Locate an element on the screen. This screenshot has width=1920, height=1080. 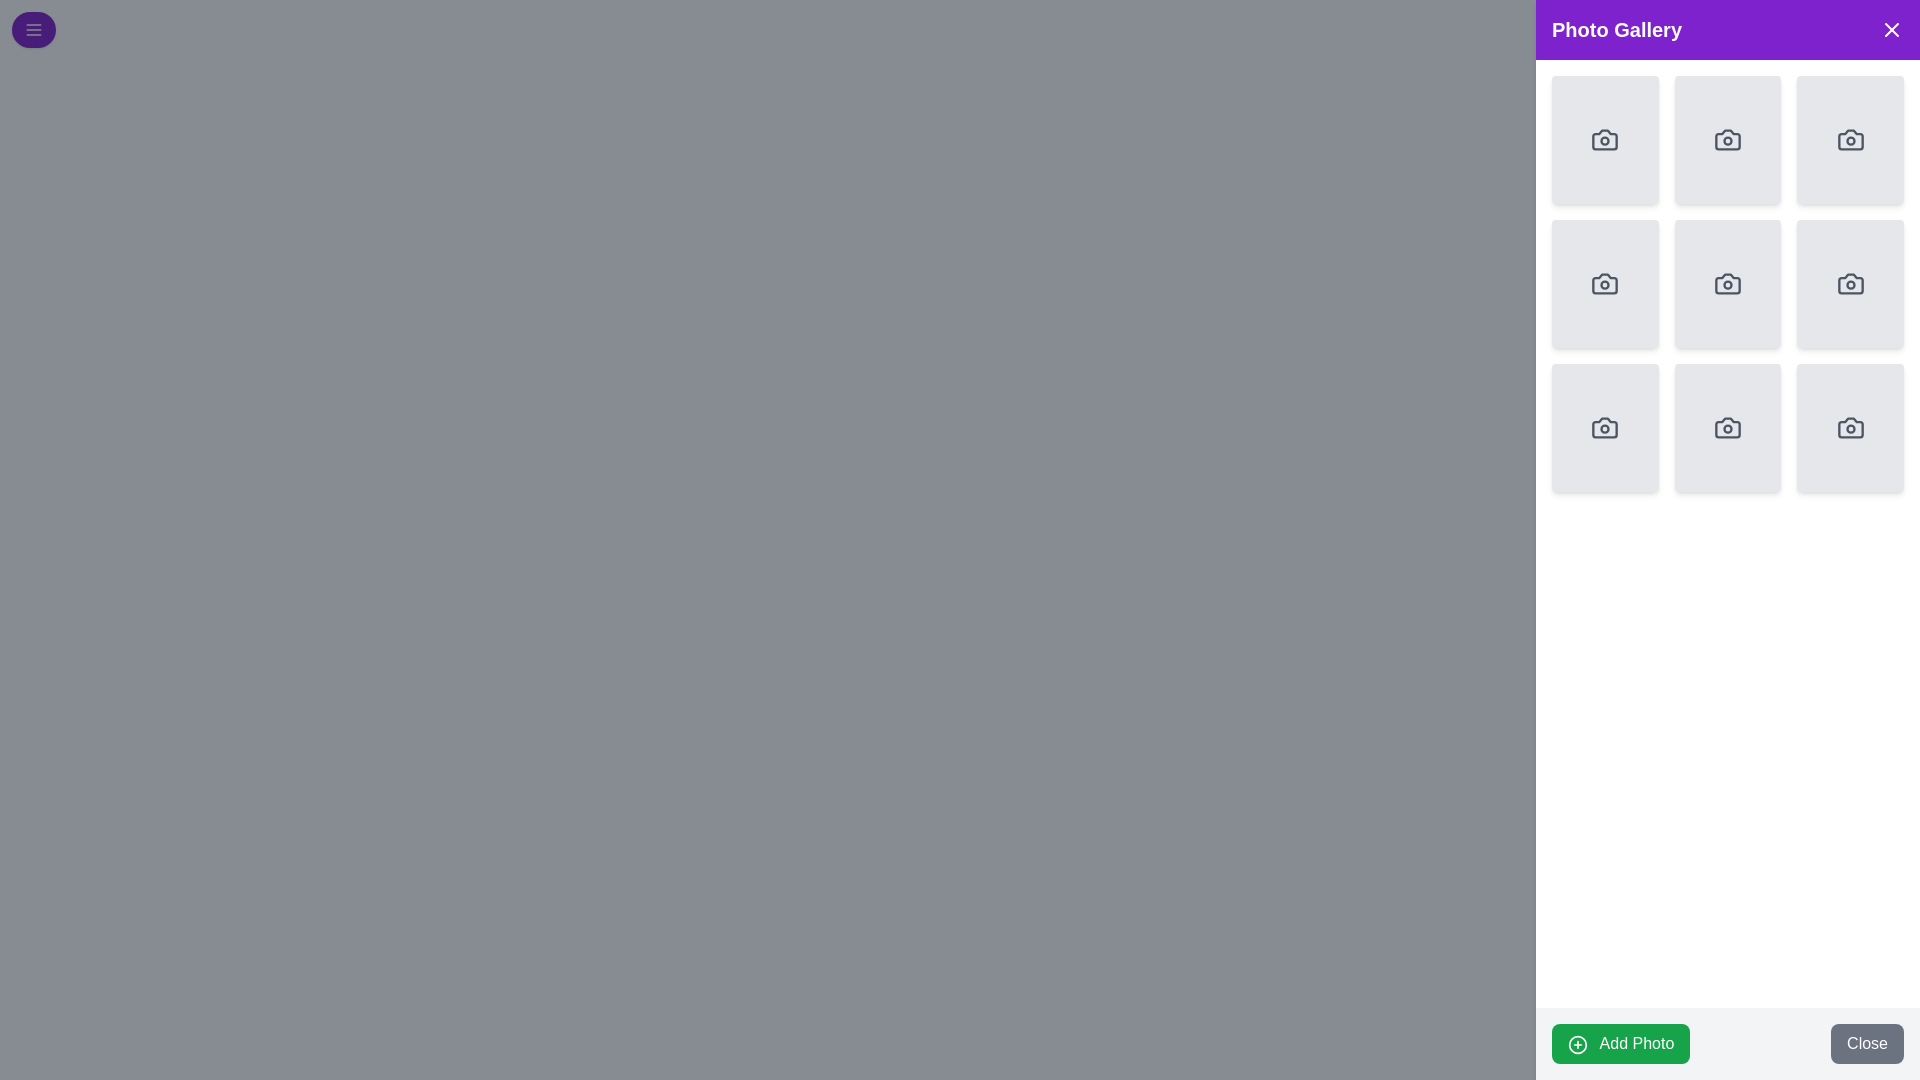
the placeholder visual element in the photo gallery grid is located at coordinates (1849, 138).